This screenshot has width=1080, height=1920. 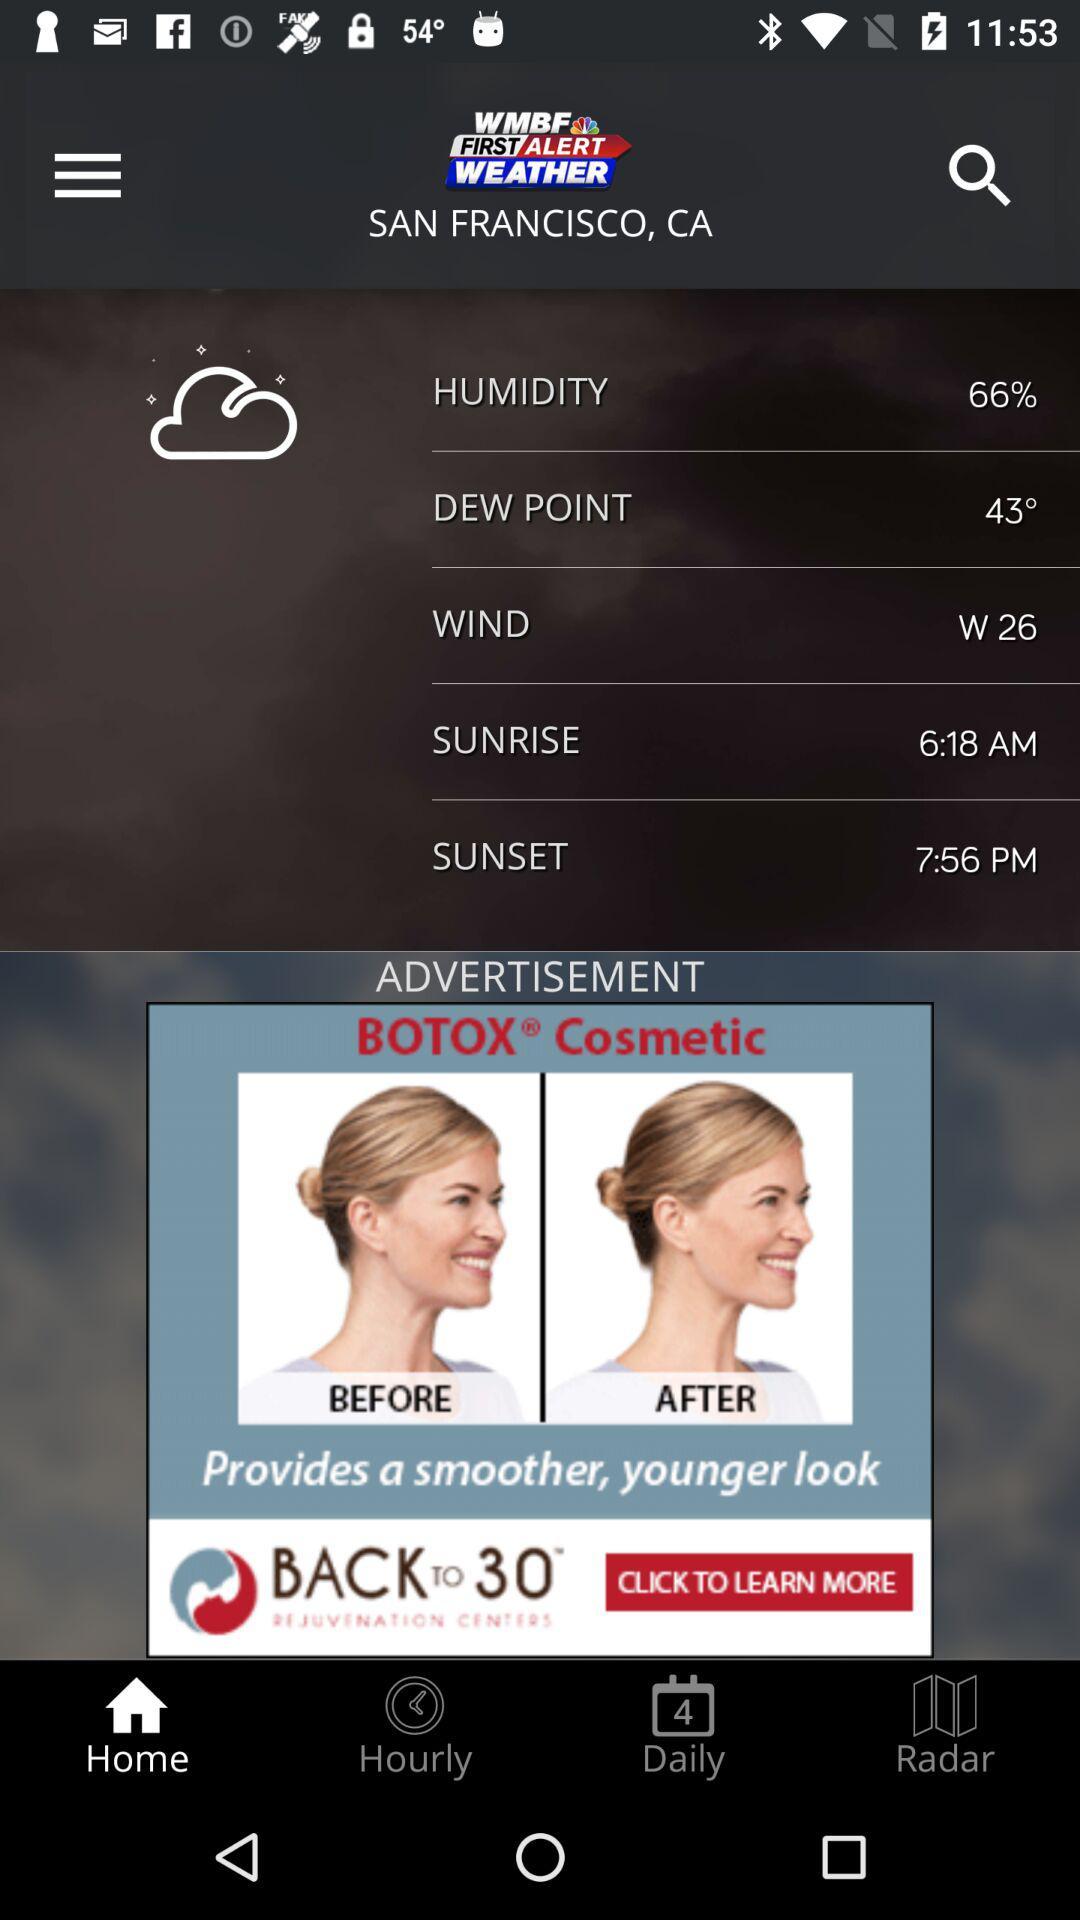 What do you see at coordinates (682, 1726) in the screenshot?
I see `the daily icon` at bounding box center [682, 1726].